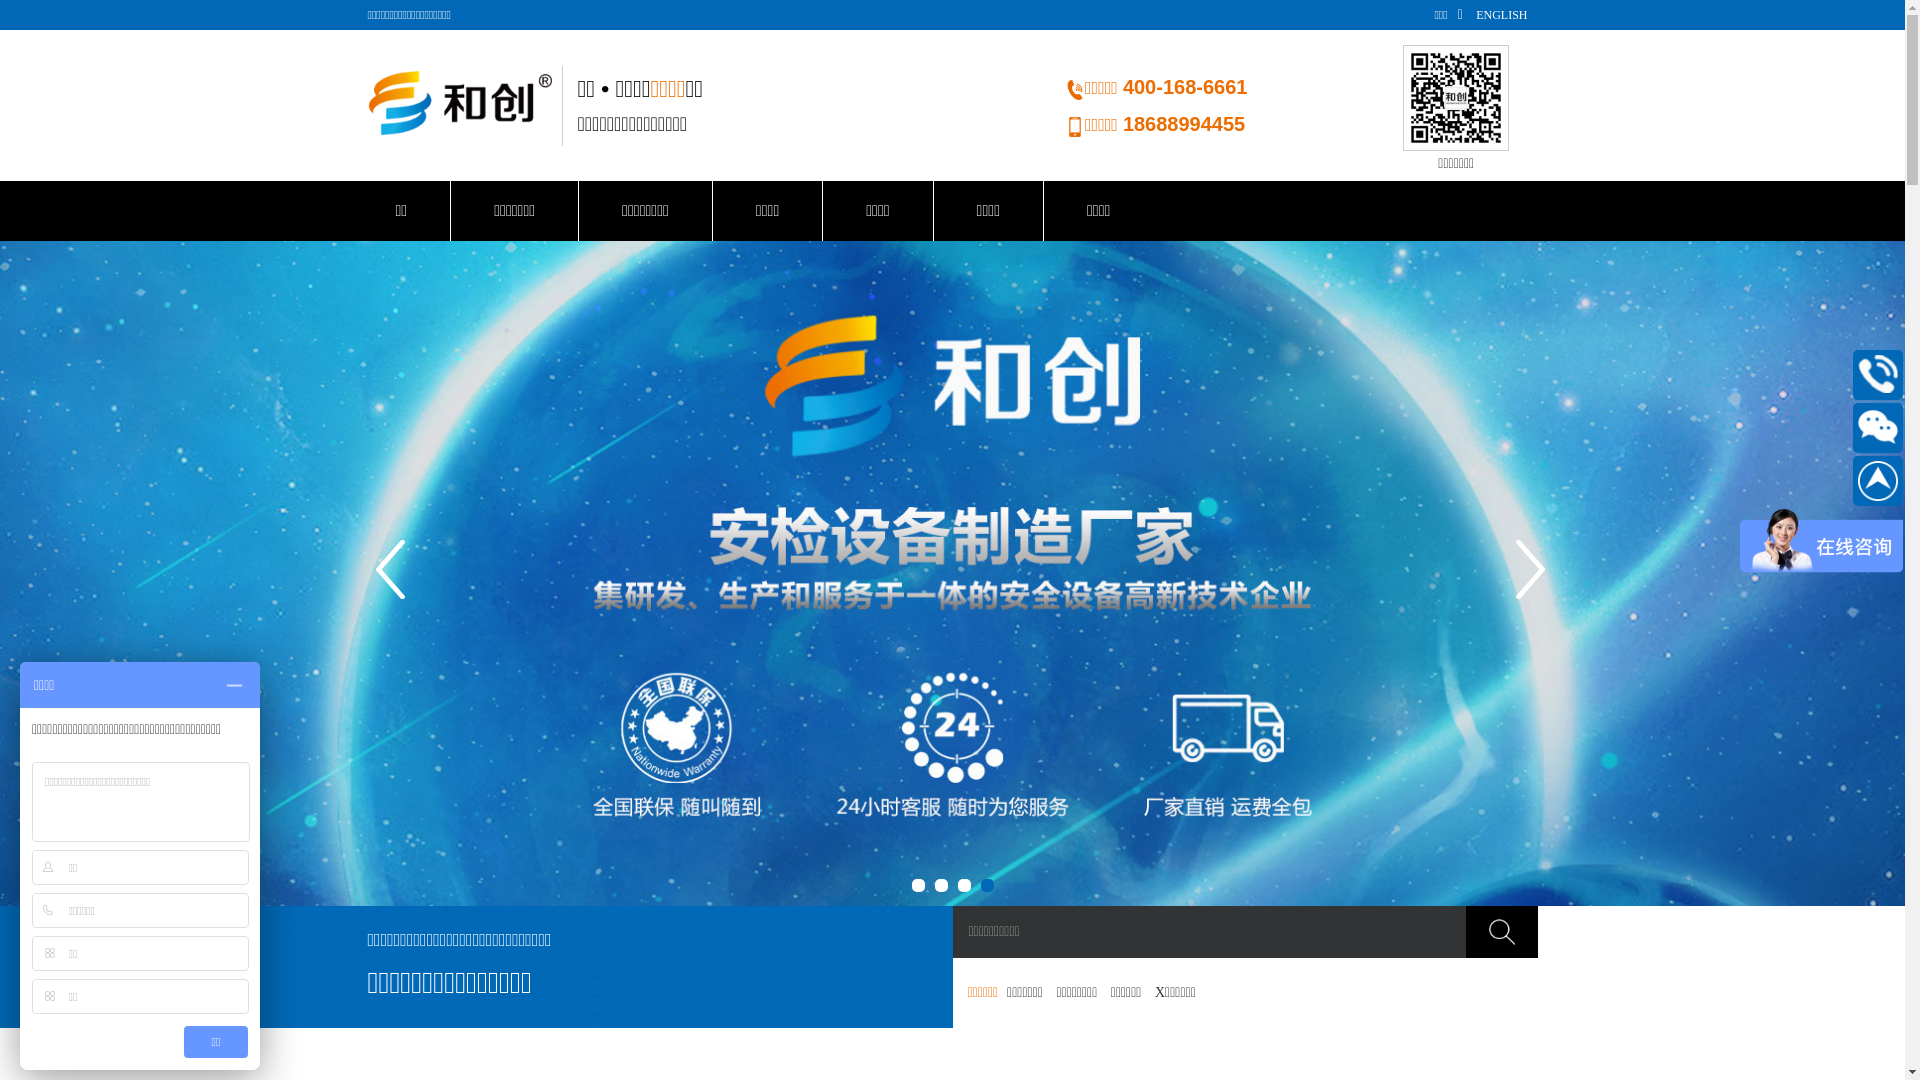  I want to click on '4', so click(979, 884).